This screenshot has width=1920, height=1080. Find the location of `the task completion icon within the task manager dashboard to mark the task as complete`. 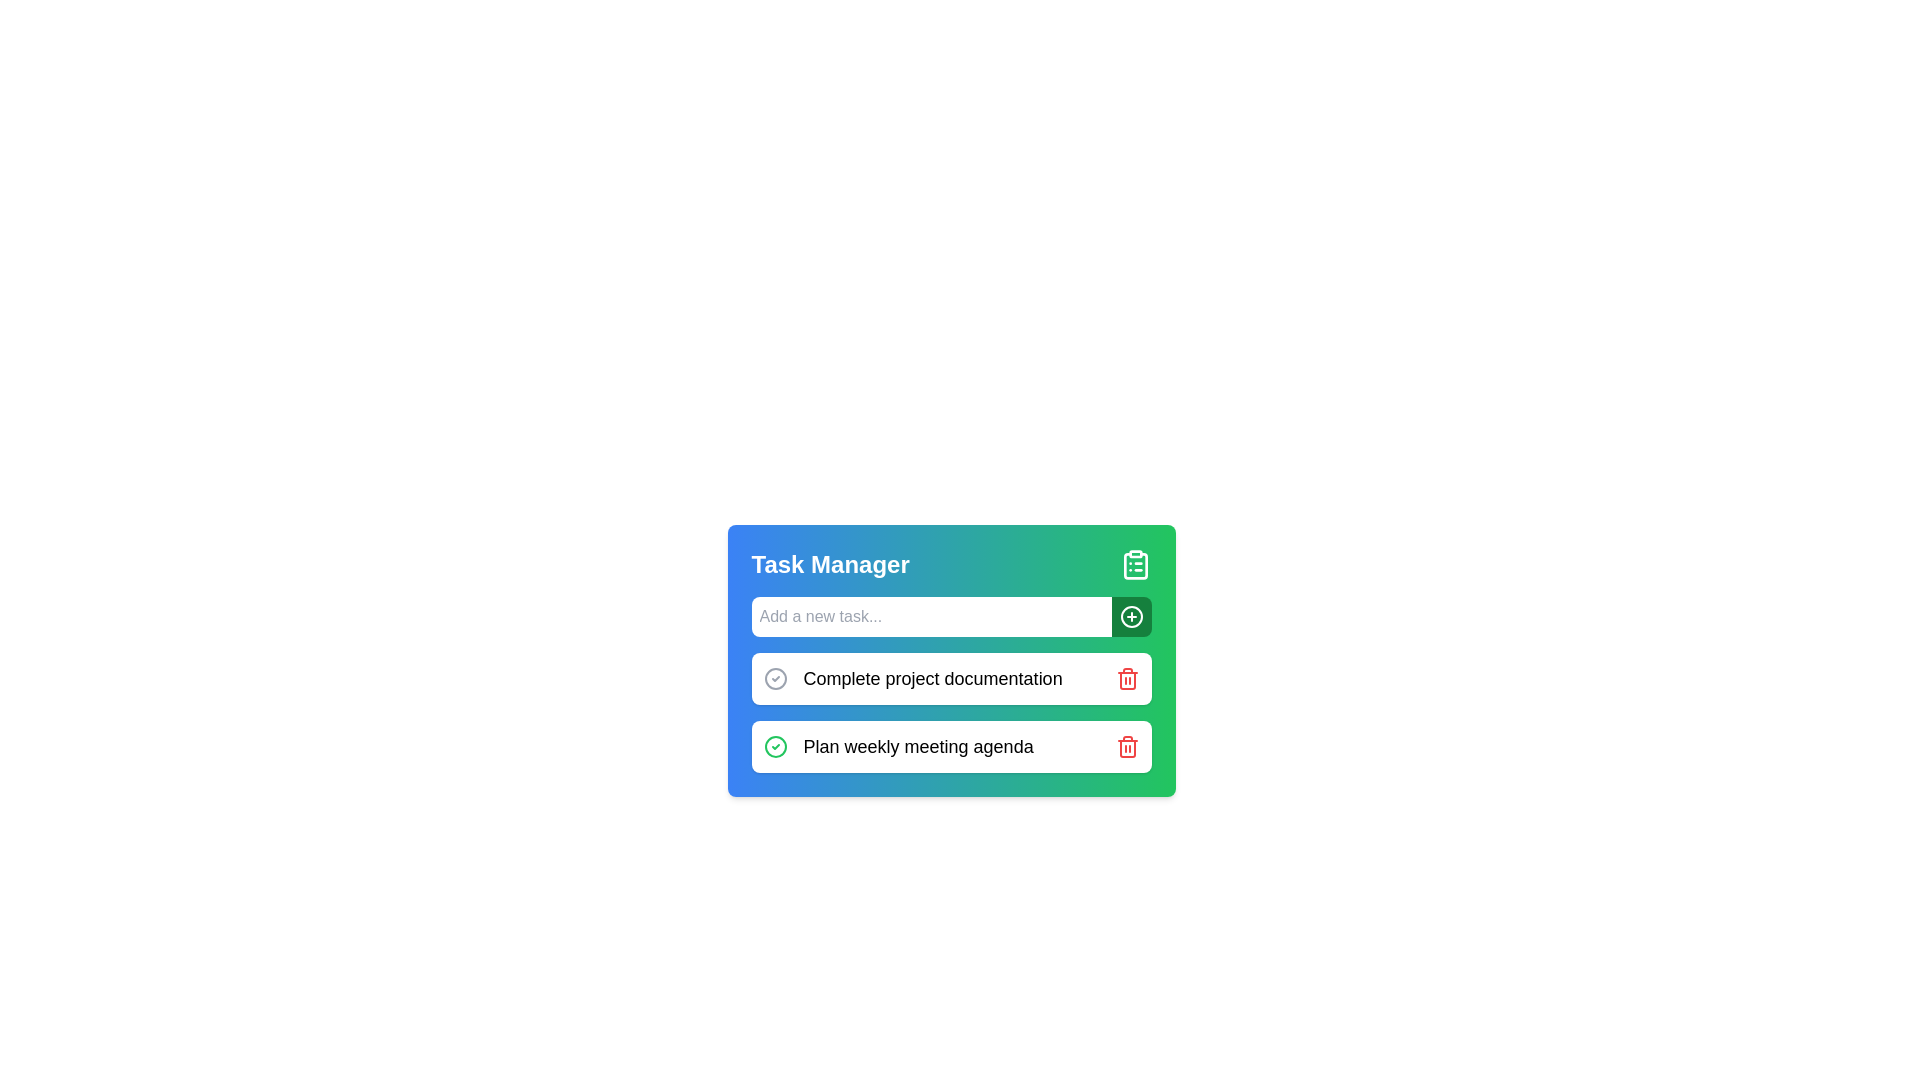

the task completion icon within the task manager dashboard to mark the task as complete is located at coordinates (950, 718).